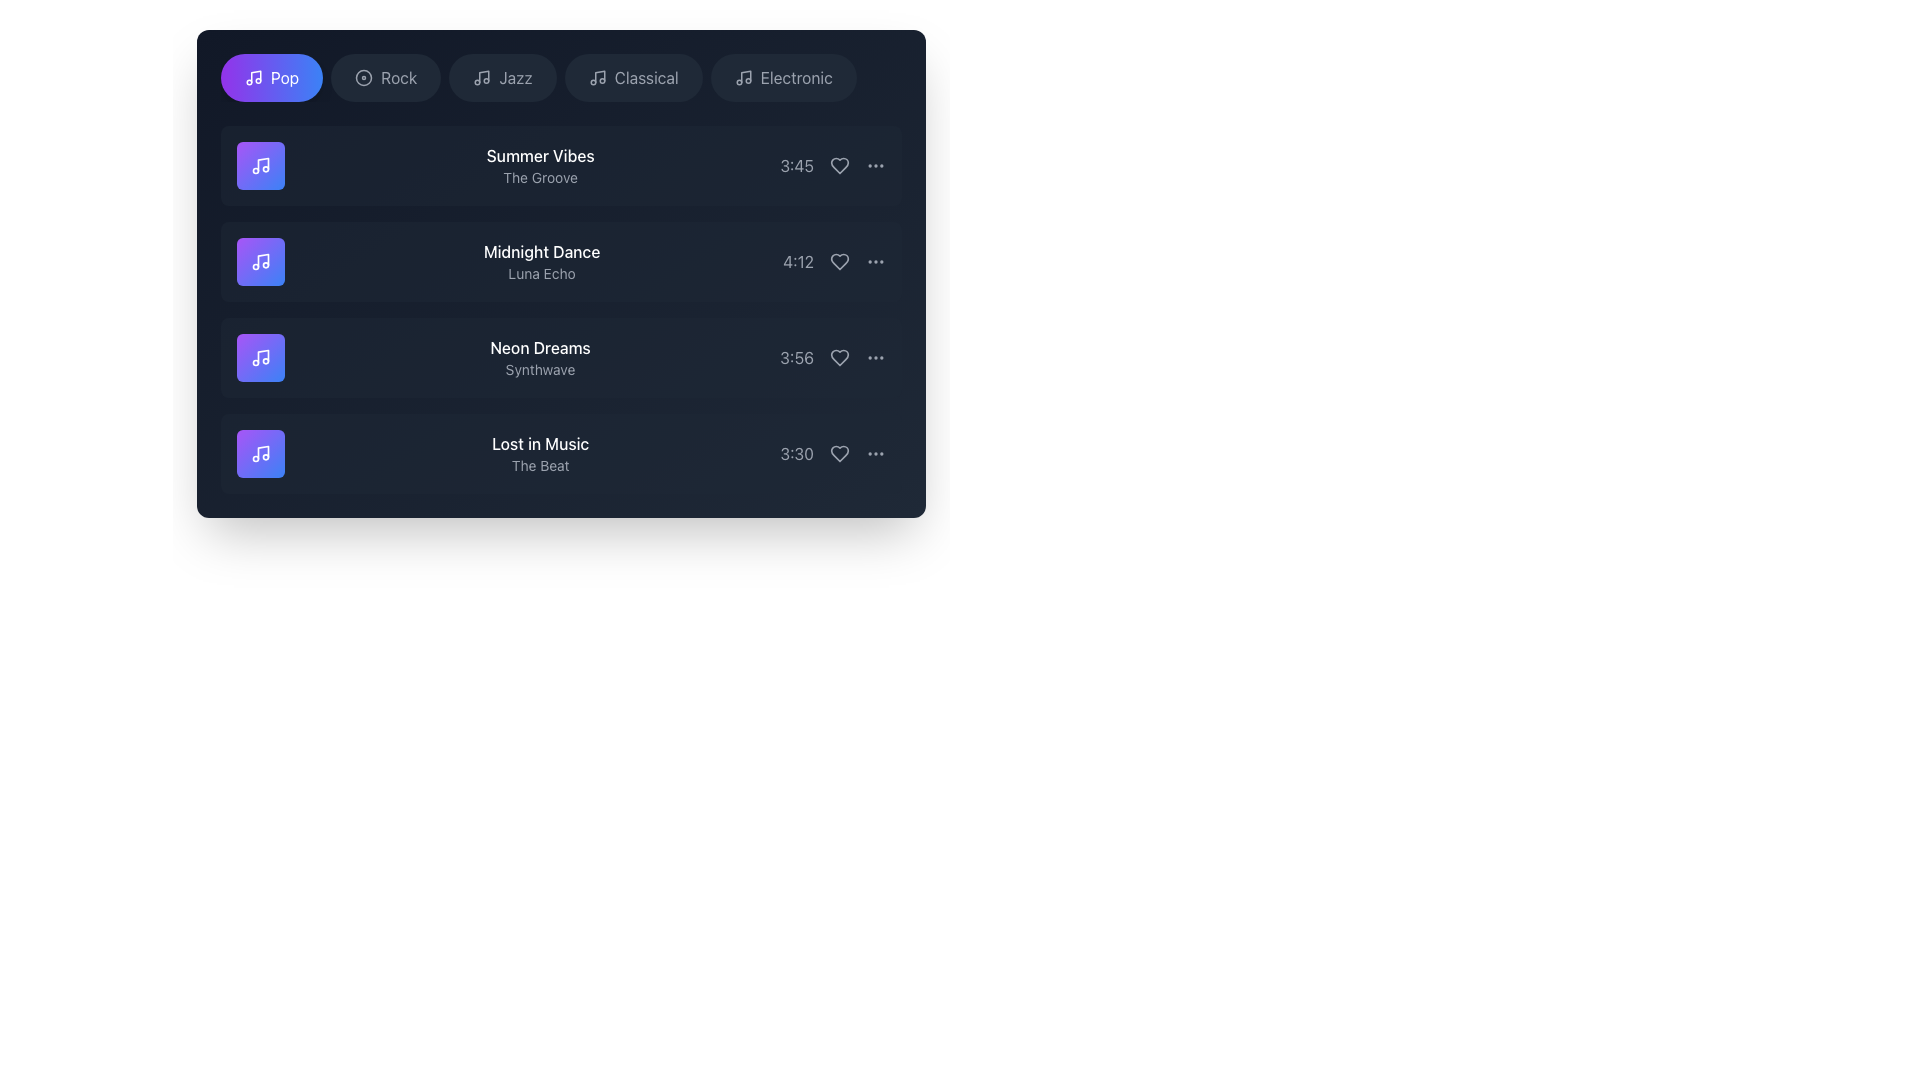 The height and width of the screenshot is (1080, 1920). I want to click on the 'Classical' category filter option, which is the fifth item in the horizontally arranged list of musical genres, so click(646, 76).